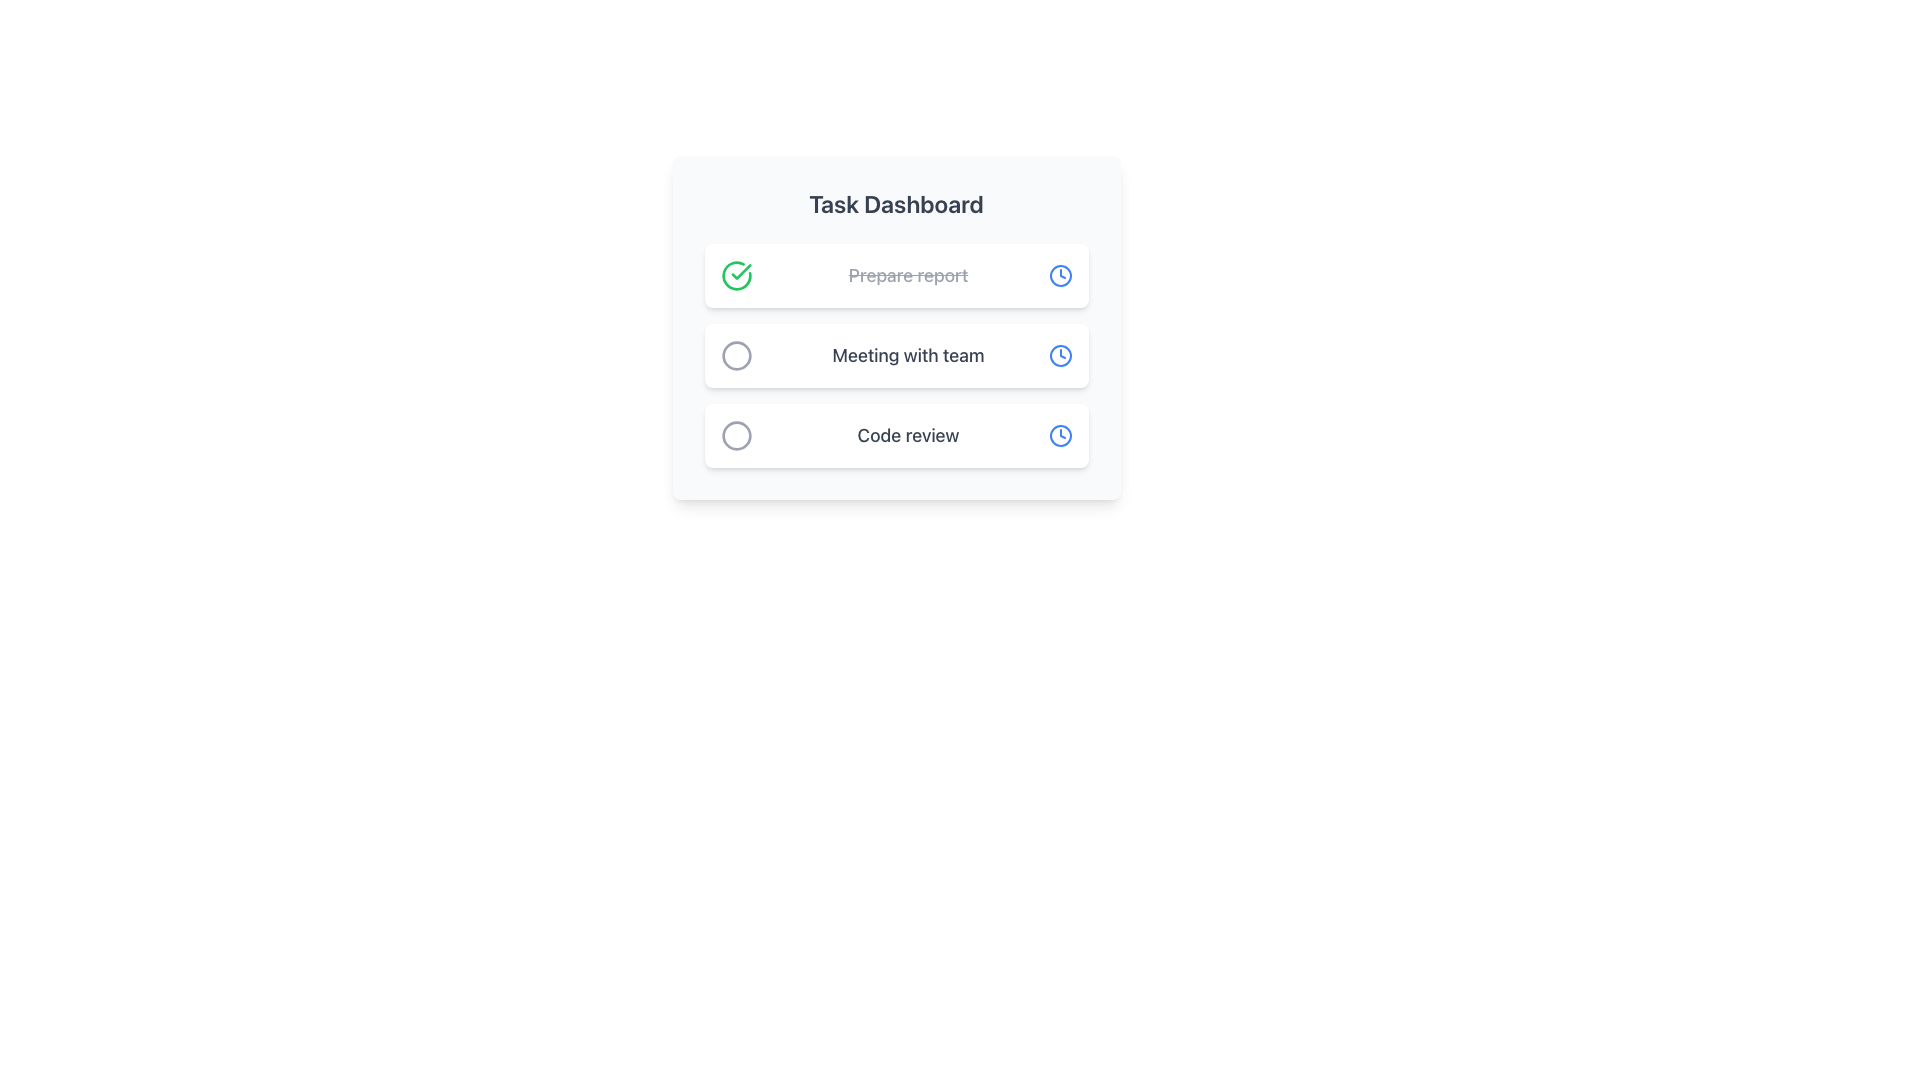 This screenshot has height=1080, width=1920. I want to click on the completed task item labeled 'Prepare report' which is indicated by a checkmark and strikethrough text, so click(895, 276).